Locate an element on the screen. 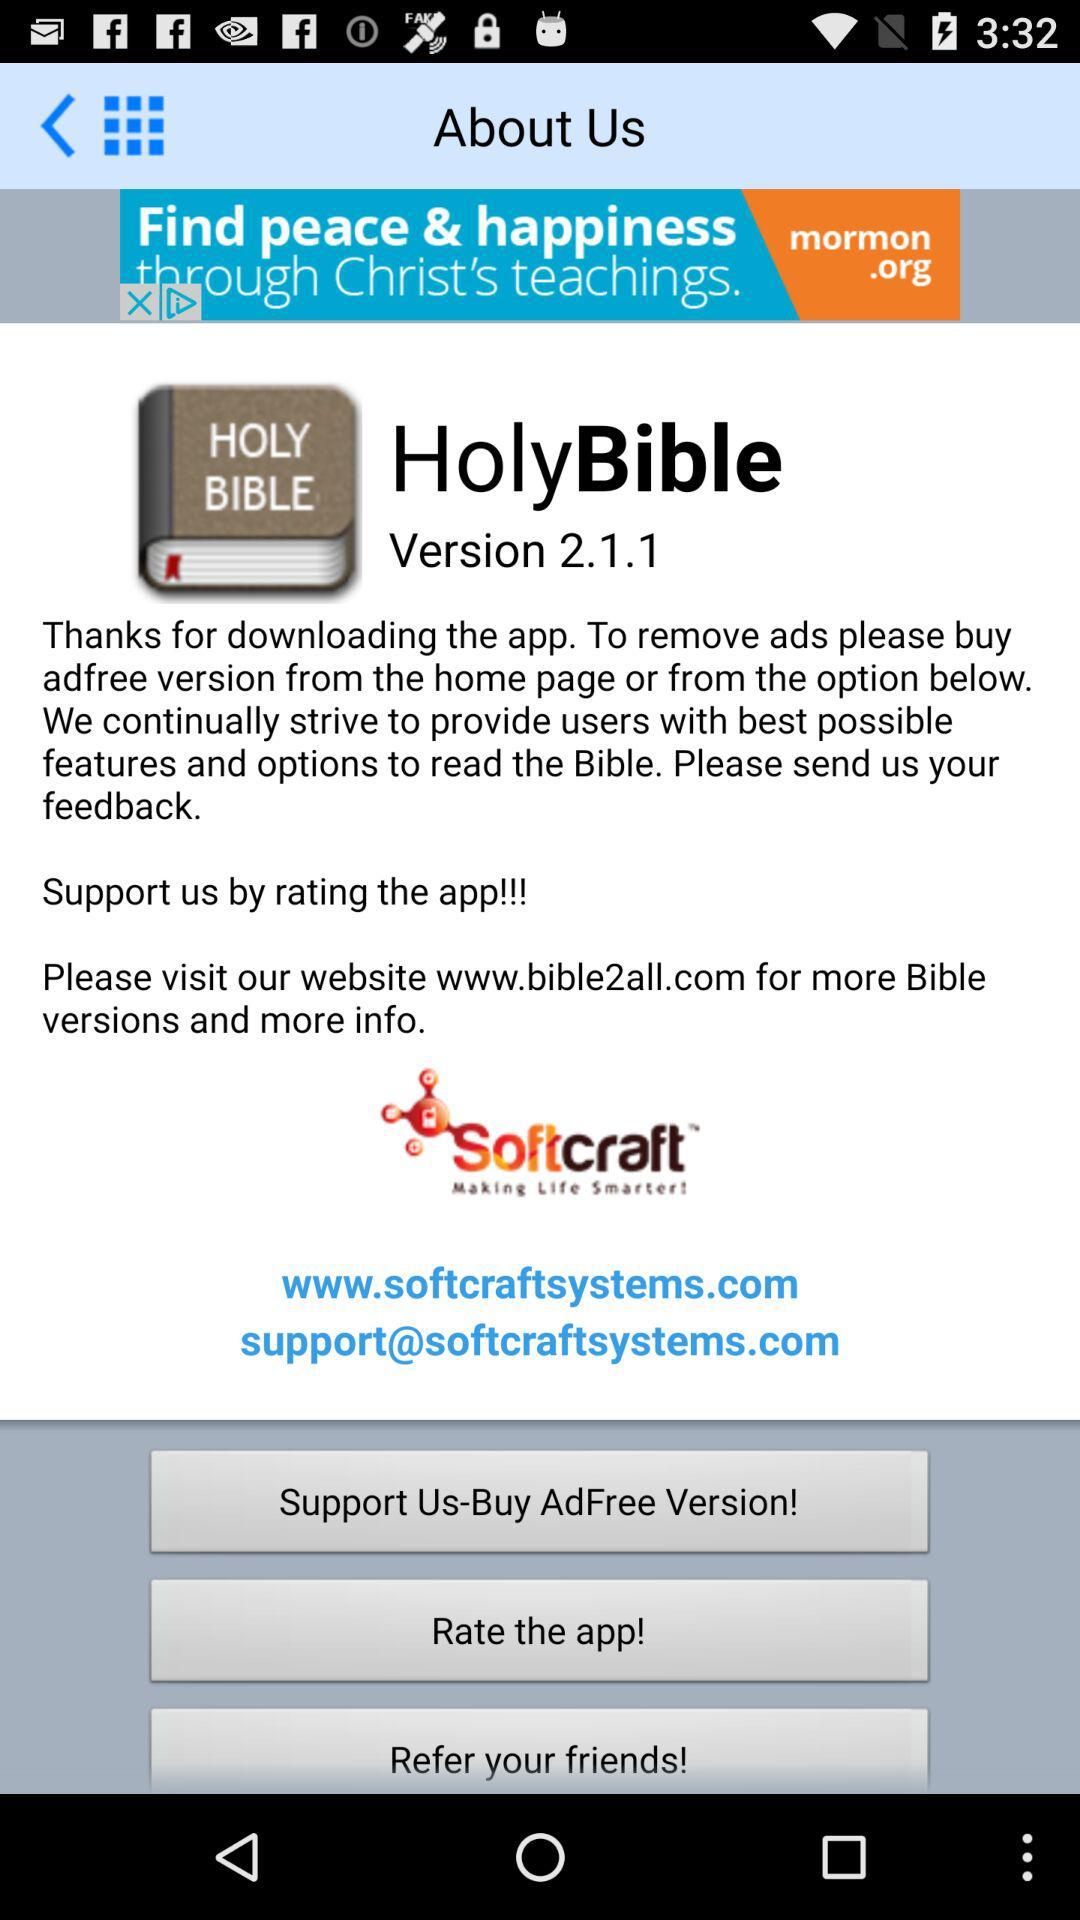  open menu is located at coordinates (133, 124).